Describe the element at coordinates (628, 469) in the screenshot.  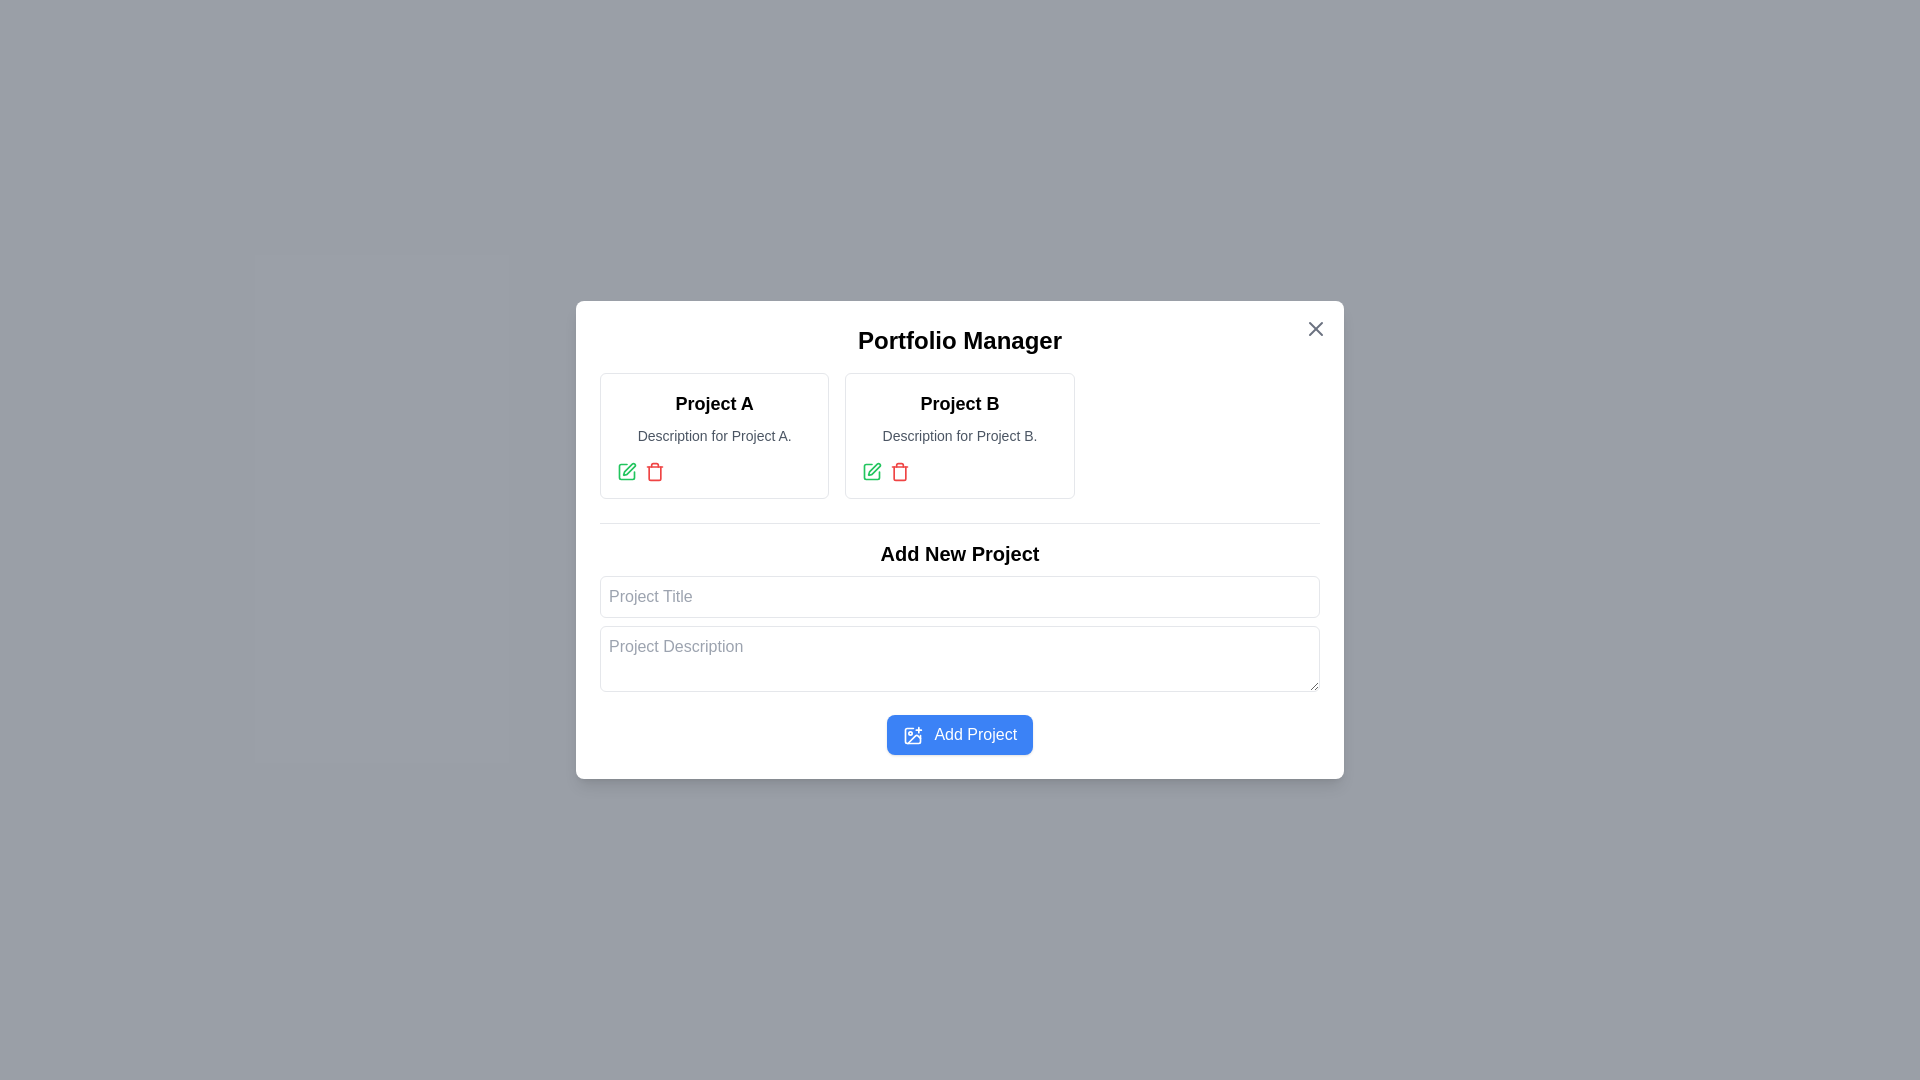
I see `keyboard navigation` at that location.